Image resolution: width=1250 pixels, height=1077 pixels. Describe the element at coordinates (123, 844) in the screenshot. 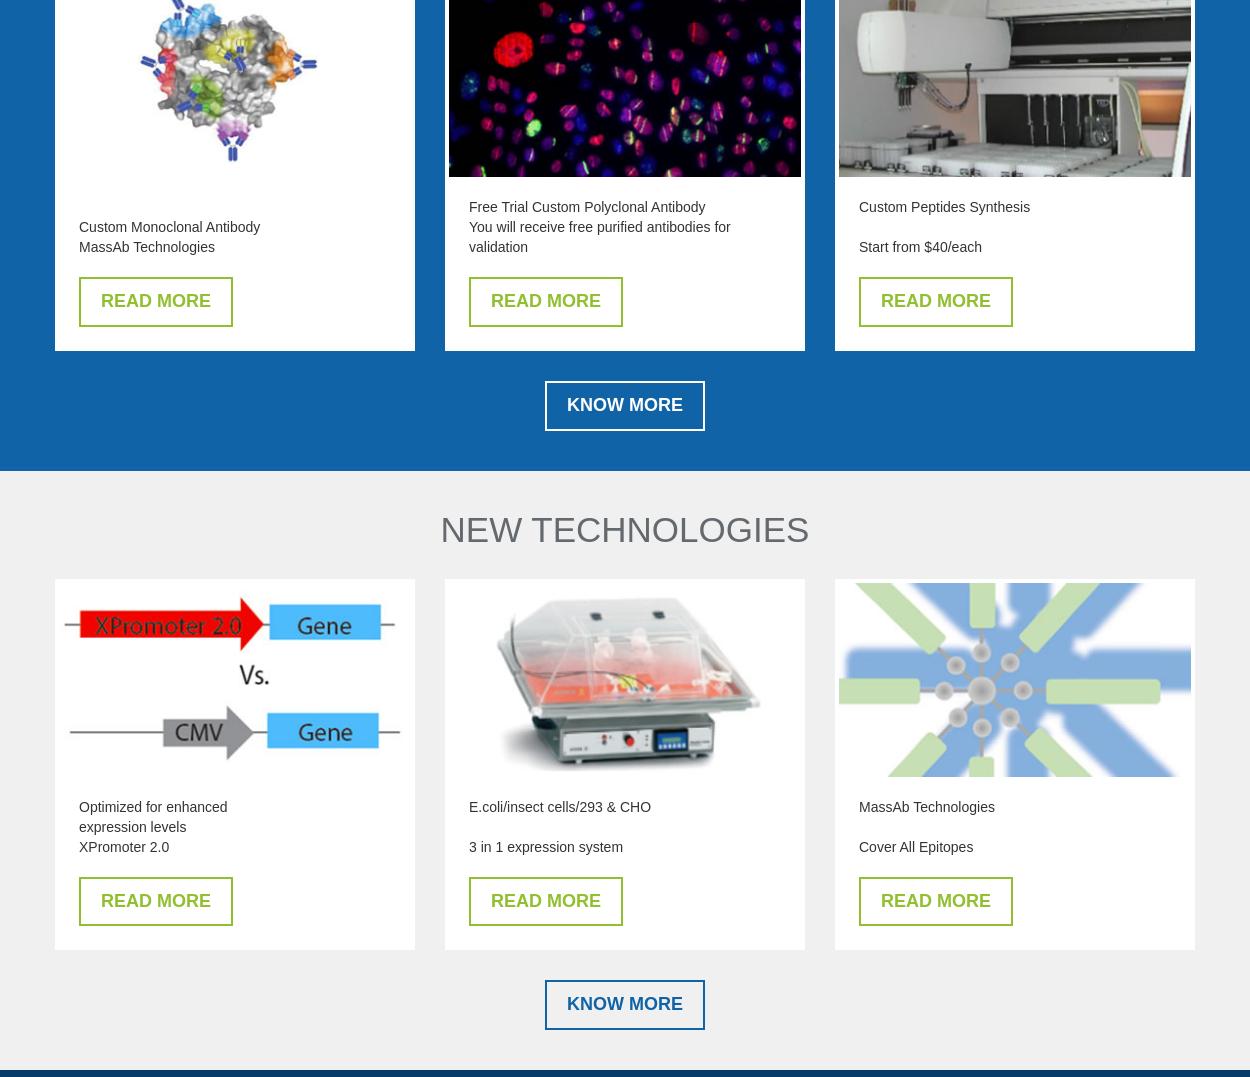

I see `'XPromoter 2.0'` at that location.